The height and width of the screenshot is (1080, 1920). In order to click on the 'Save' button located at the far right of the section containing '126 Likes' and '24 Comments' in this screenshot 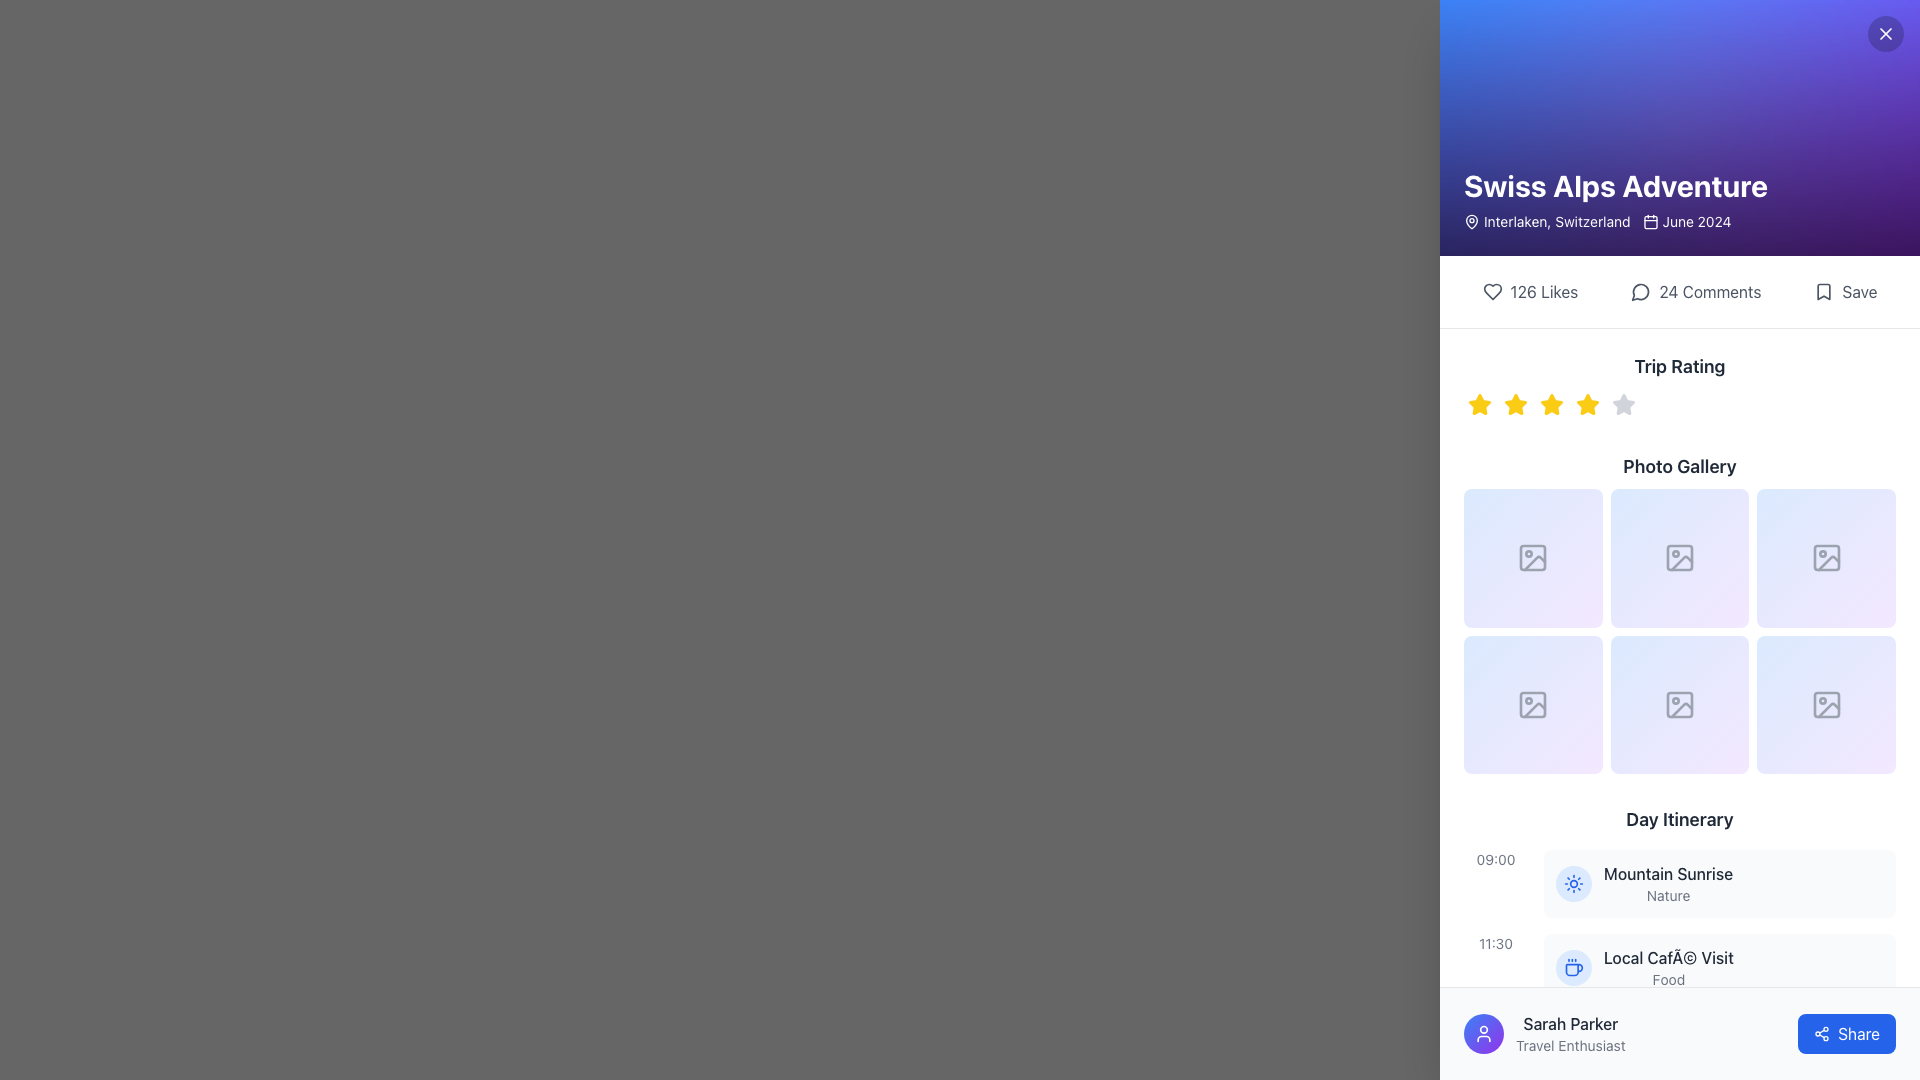, I will do `click(1844, 292)`.